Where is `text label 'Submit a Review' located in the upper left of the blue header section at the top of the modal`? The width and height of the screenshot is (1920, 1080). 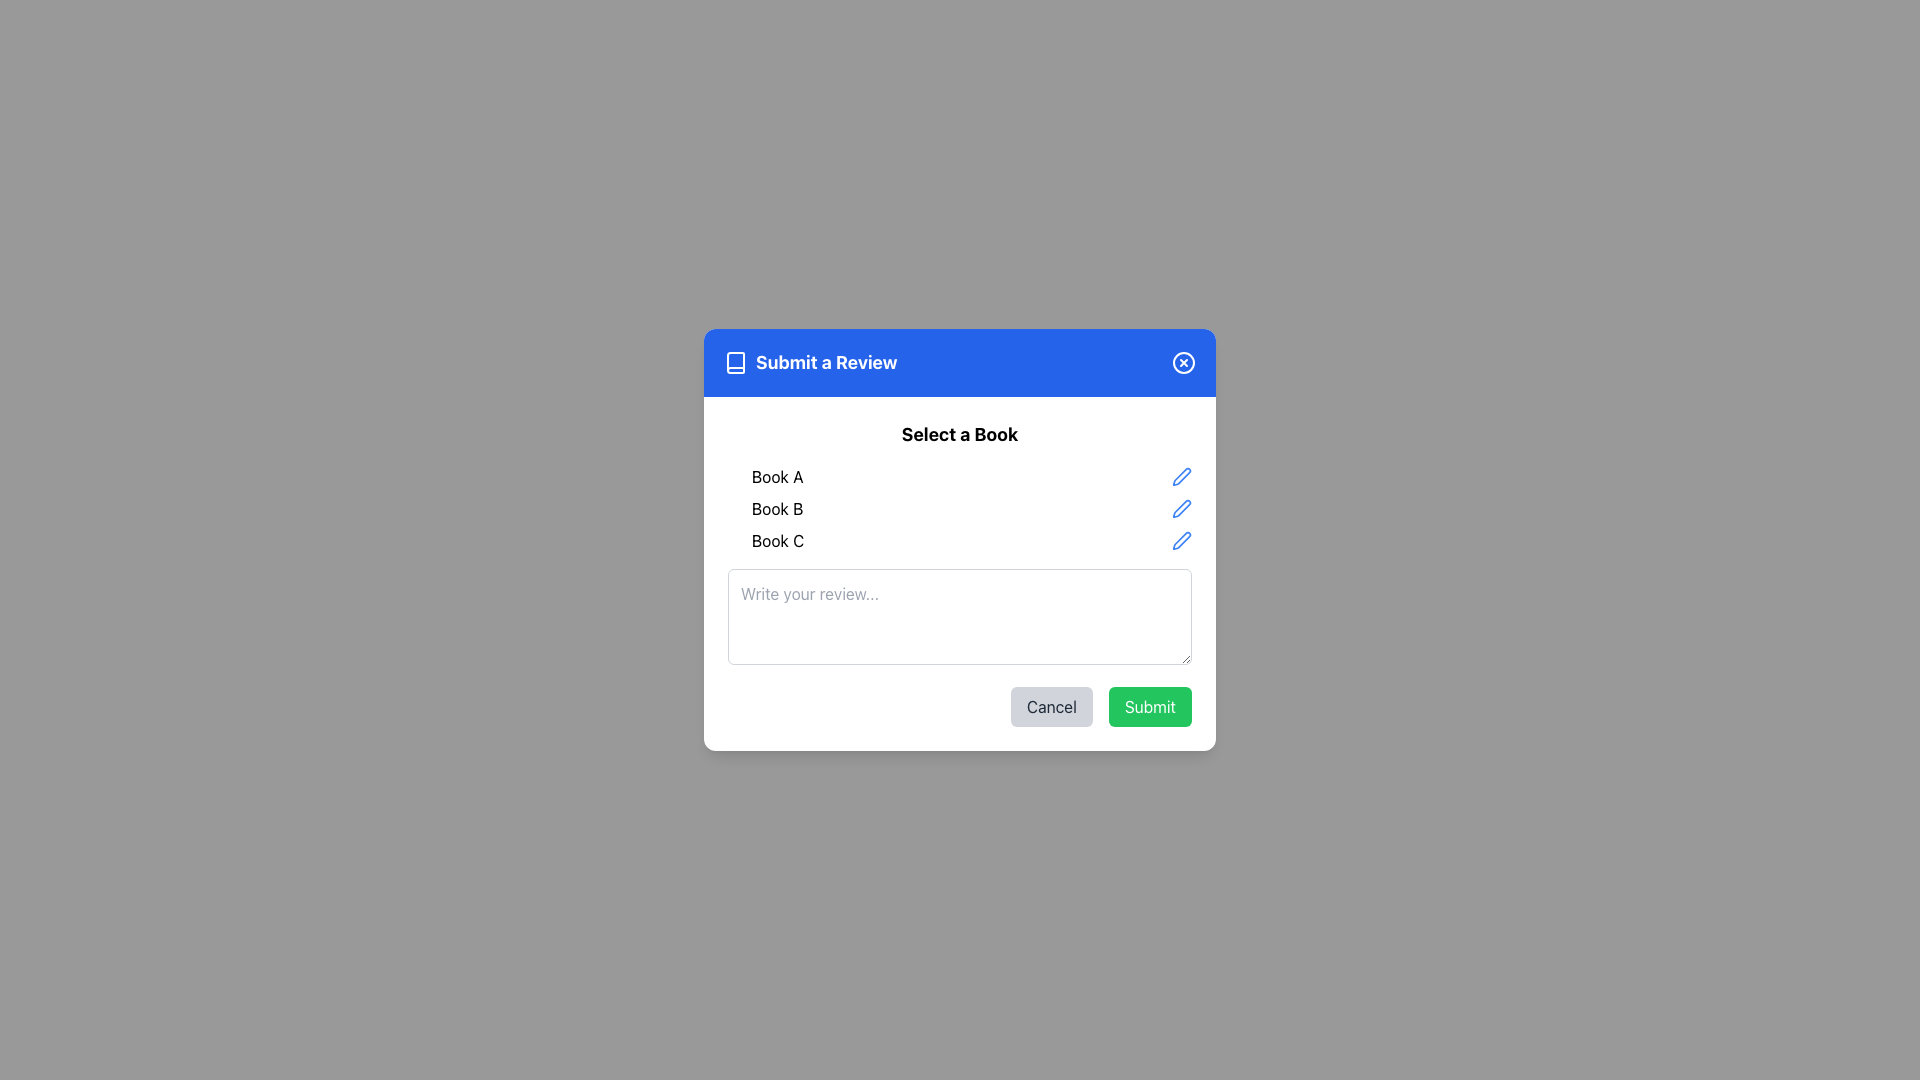 text label 'Submit a Review' located in the upper left of the blue header section at the top of the modal is located at coordinates (810, 362).